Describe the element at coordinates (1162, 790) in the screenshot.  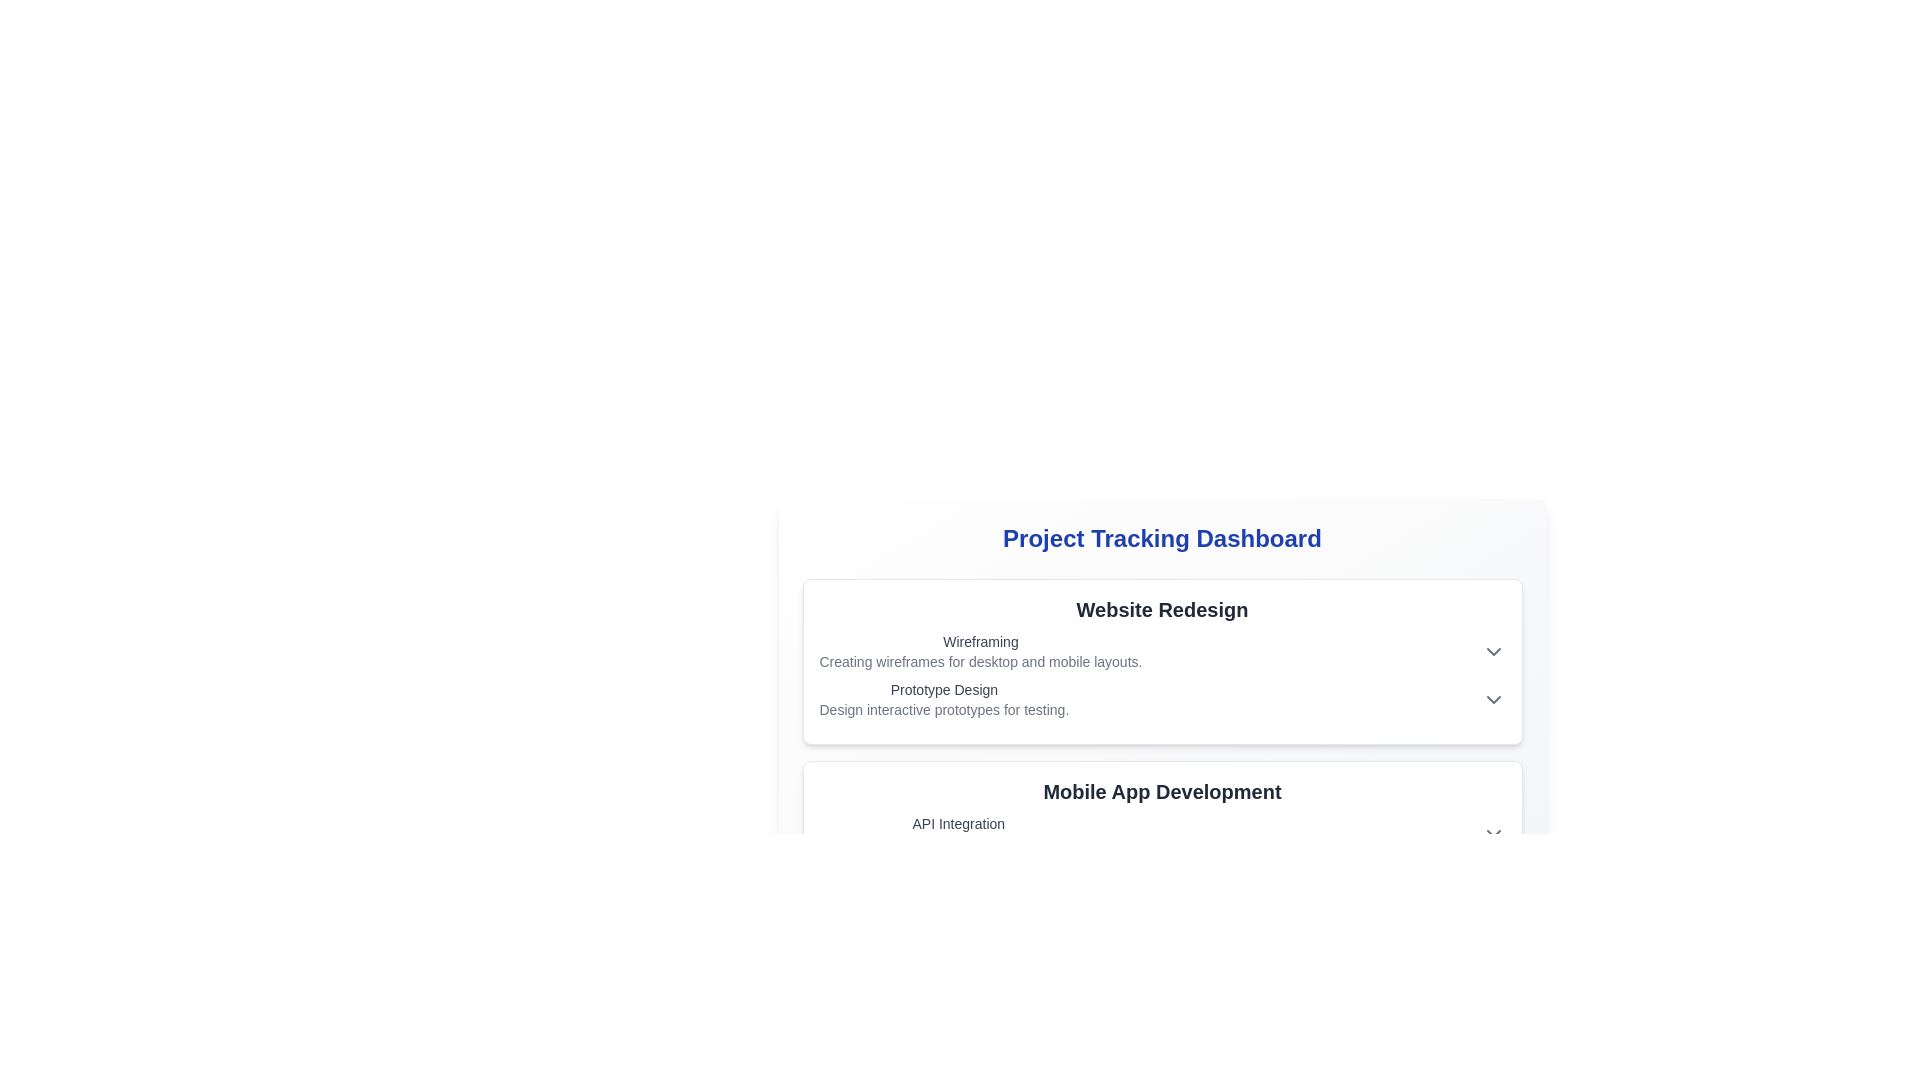
I see `text label heading that introduces the content related to 'Mobile App Development', positioned below the 'Website Redesign' section` at that location.